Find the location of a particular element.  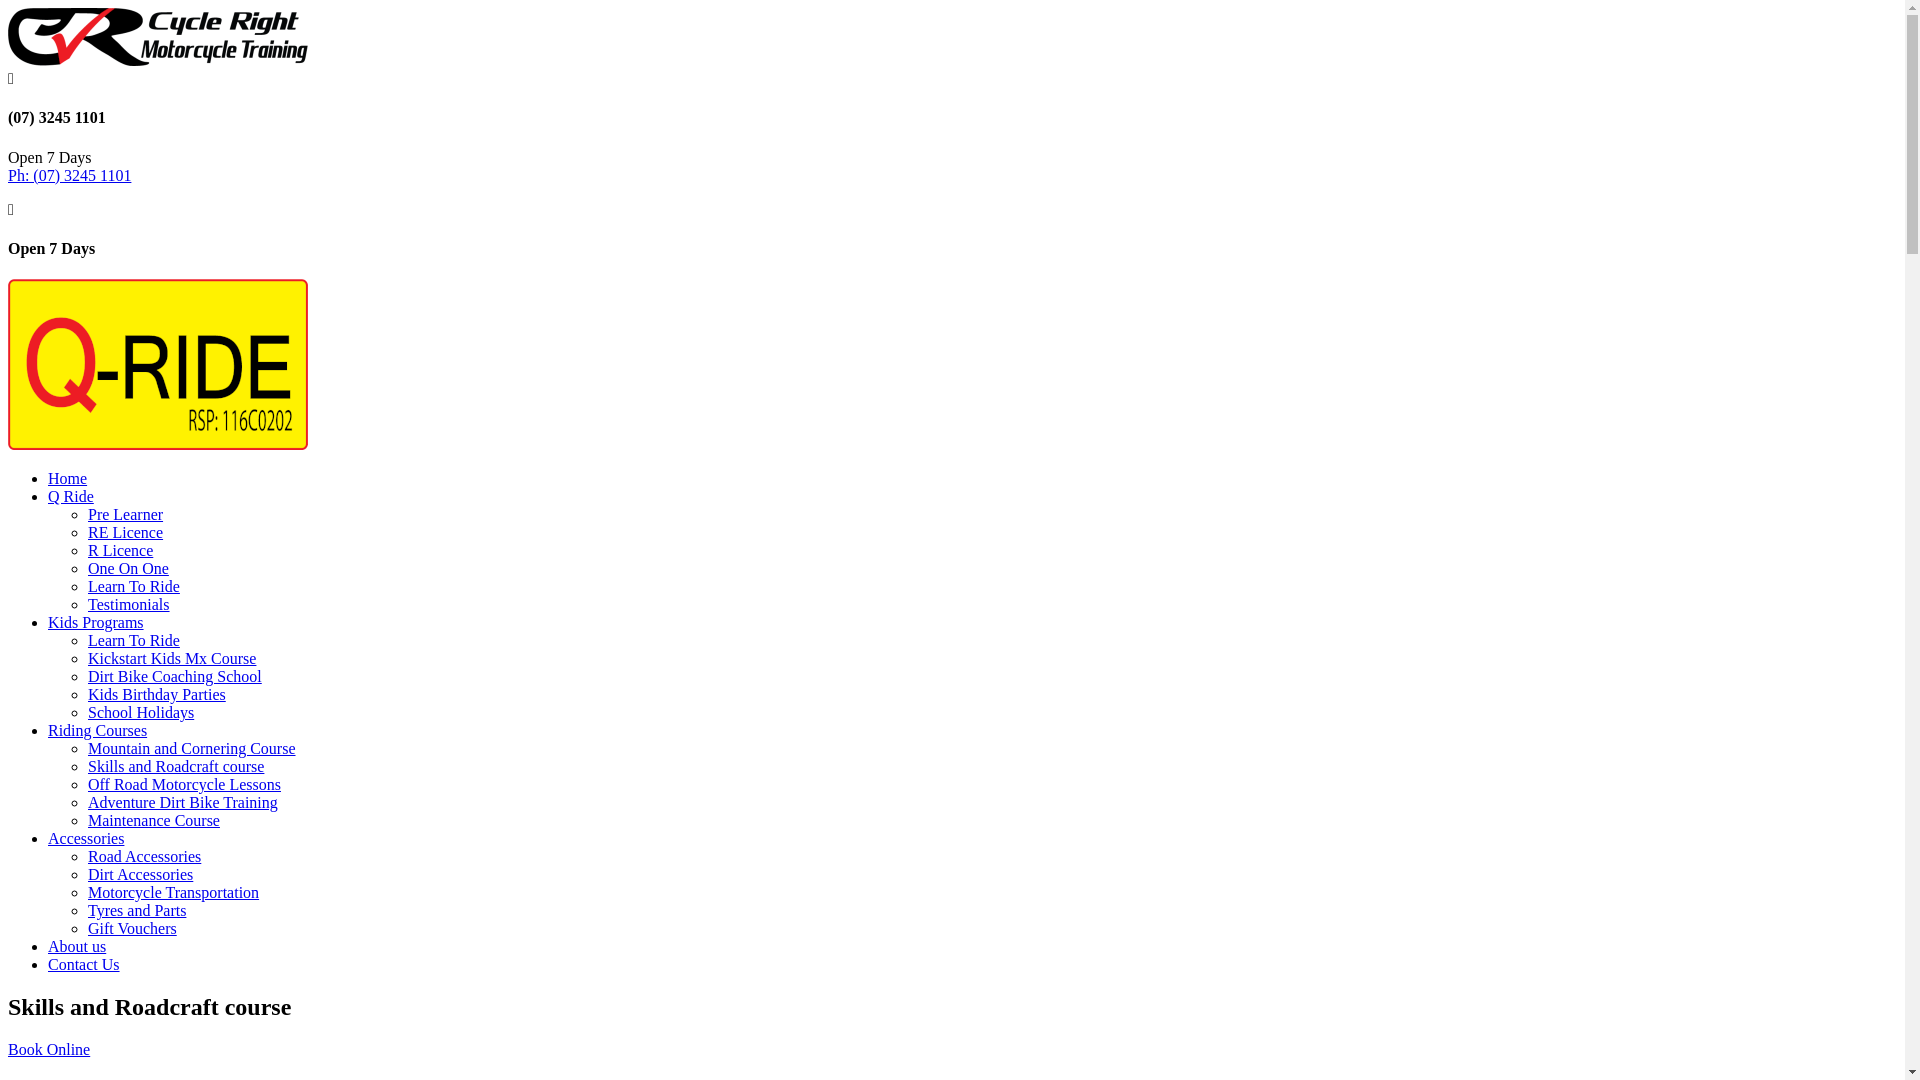

'About us' is located at coordinates (76, 945).